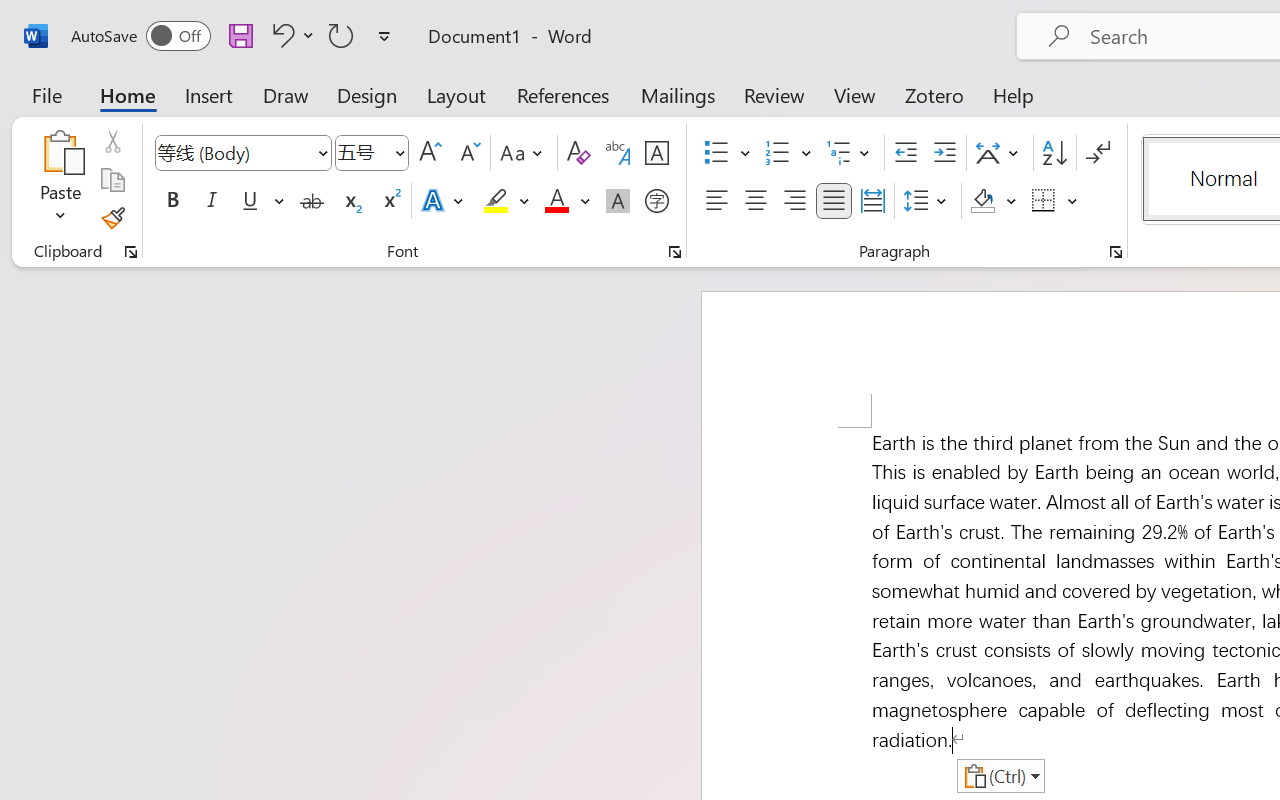  What do you see at coordinates (1053, 153) in the screenshot?
I see `'Sort...'` at bounding box center [1053, 153].